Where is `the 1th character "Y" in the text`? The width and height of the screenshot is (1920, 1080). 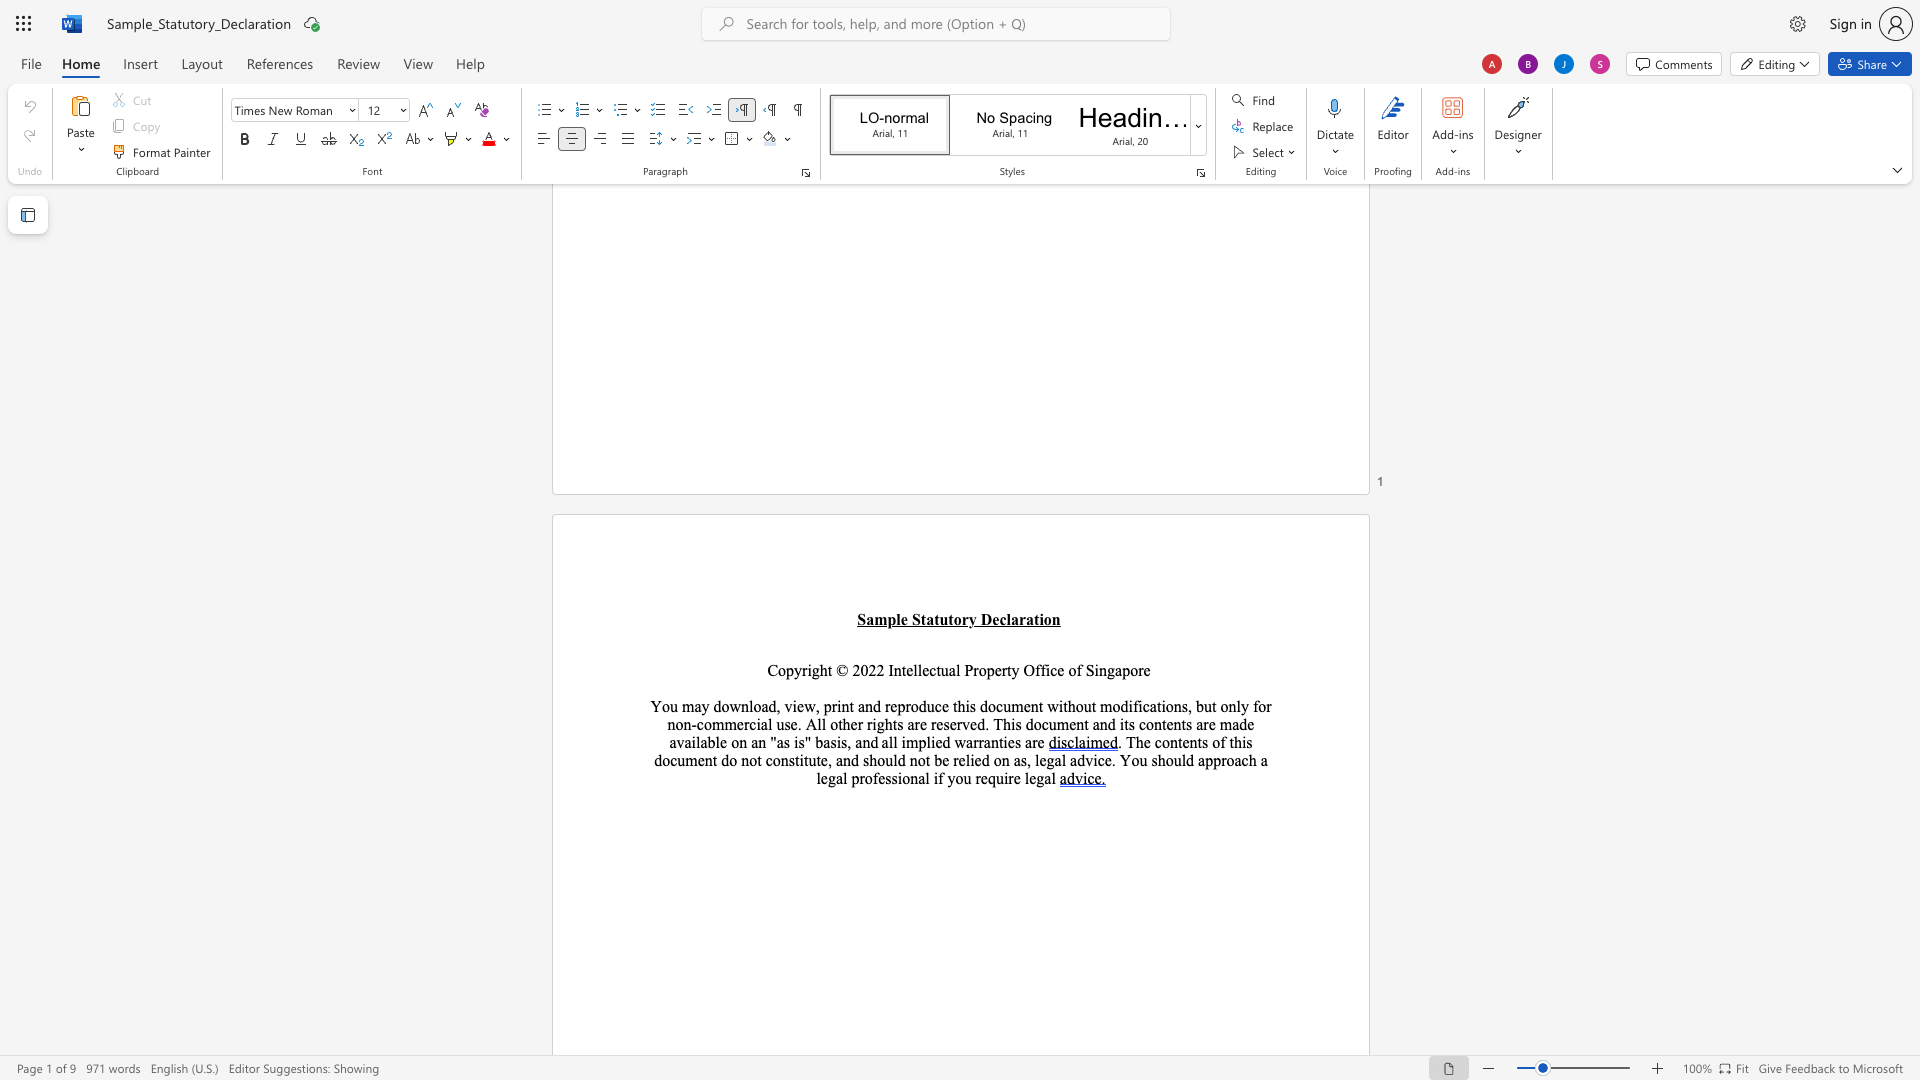
the 1th character "Y" in the text is located at coordinates (1125, 760).